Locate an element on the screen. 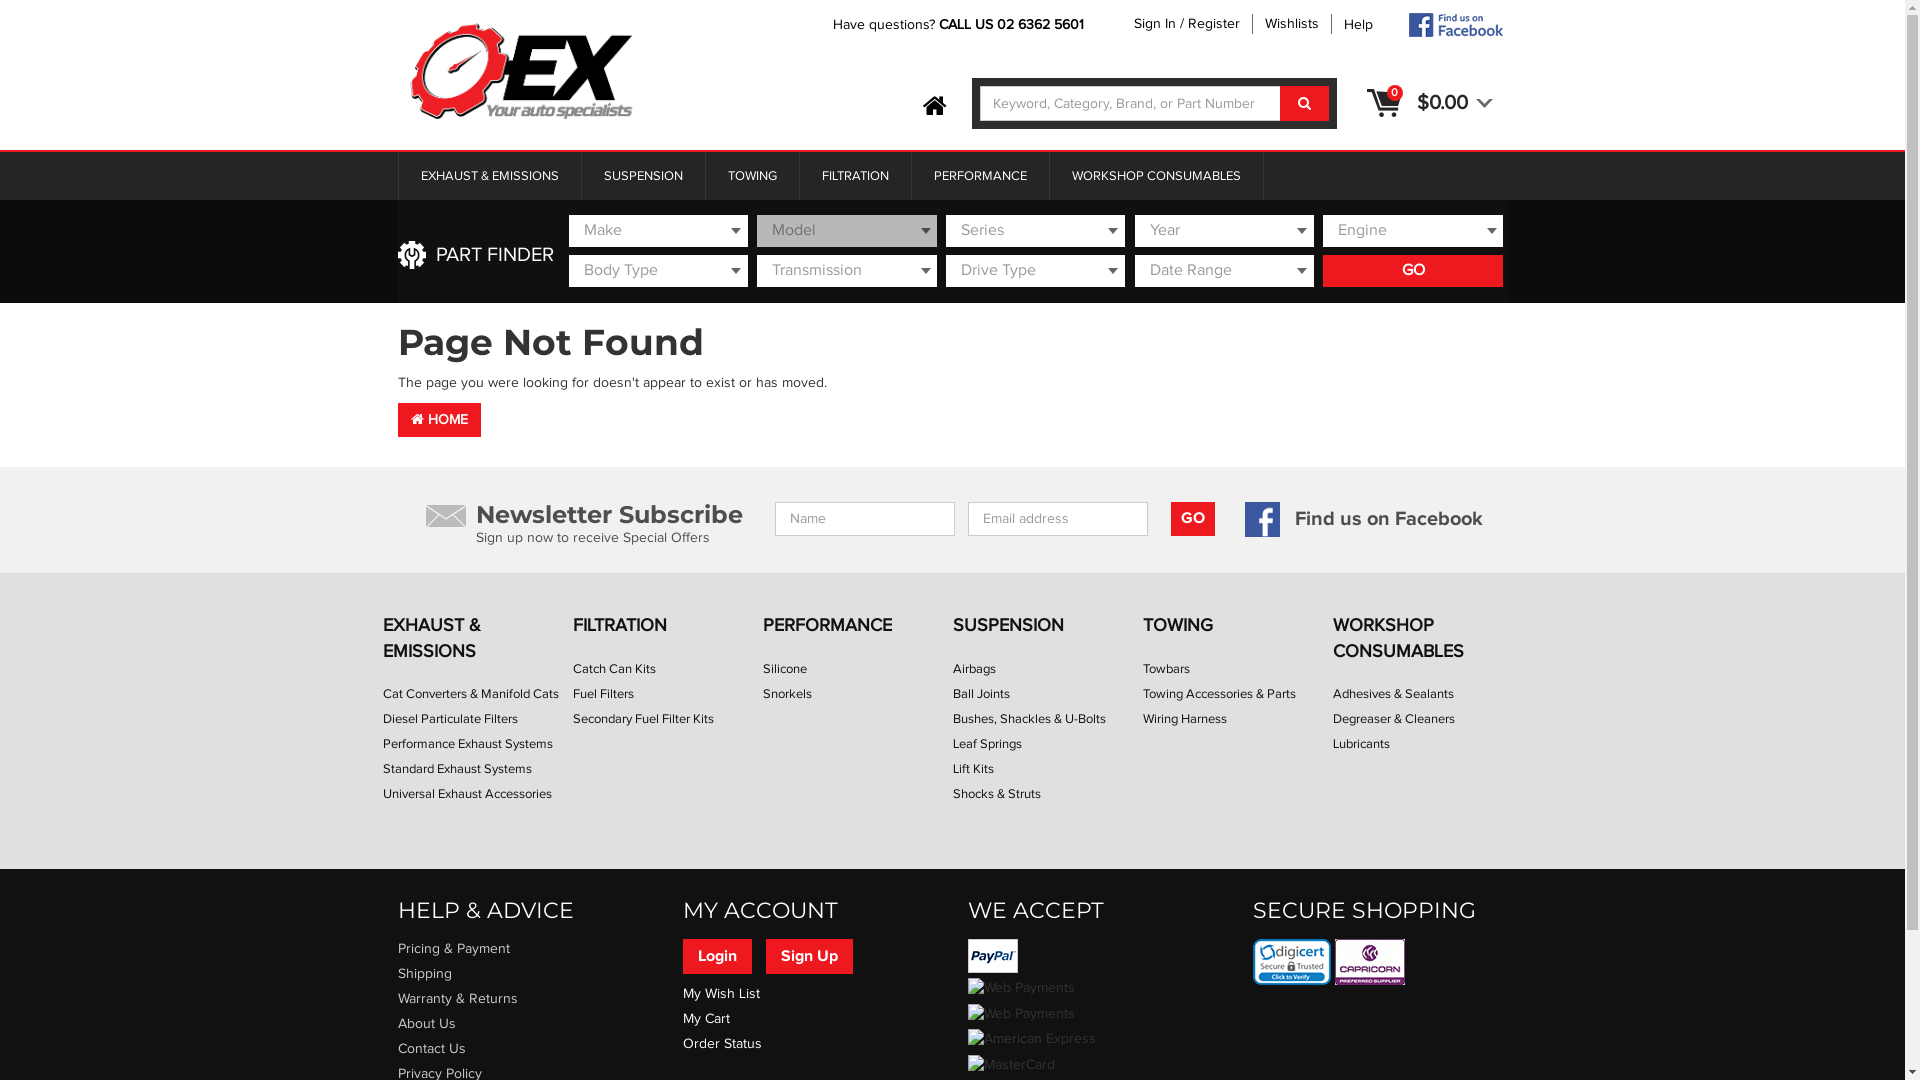 The height and width of the screenshot is (1080, 1920). 'Catch Can Kits' is located at coordinates (570, 668).